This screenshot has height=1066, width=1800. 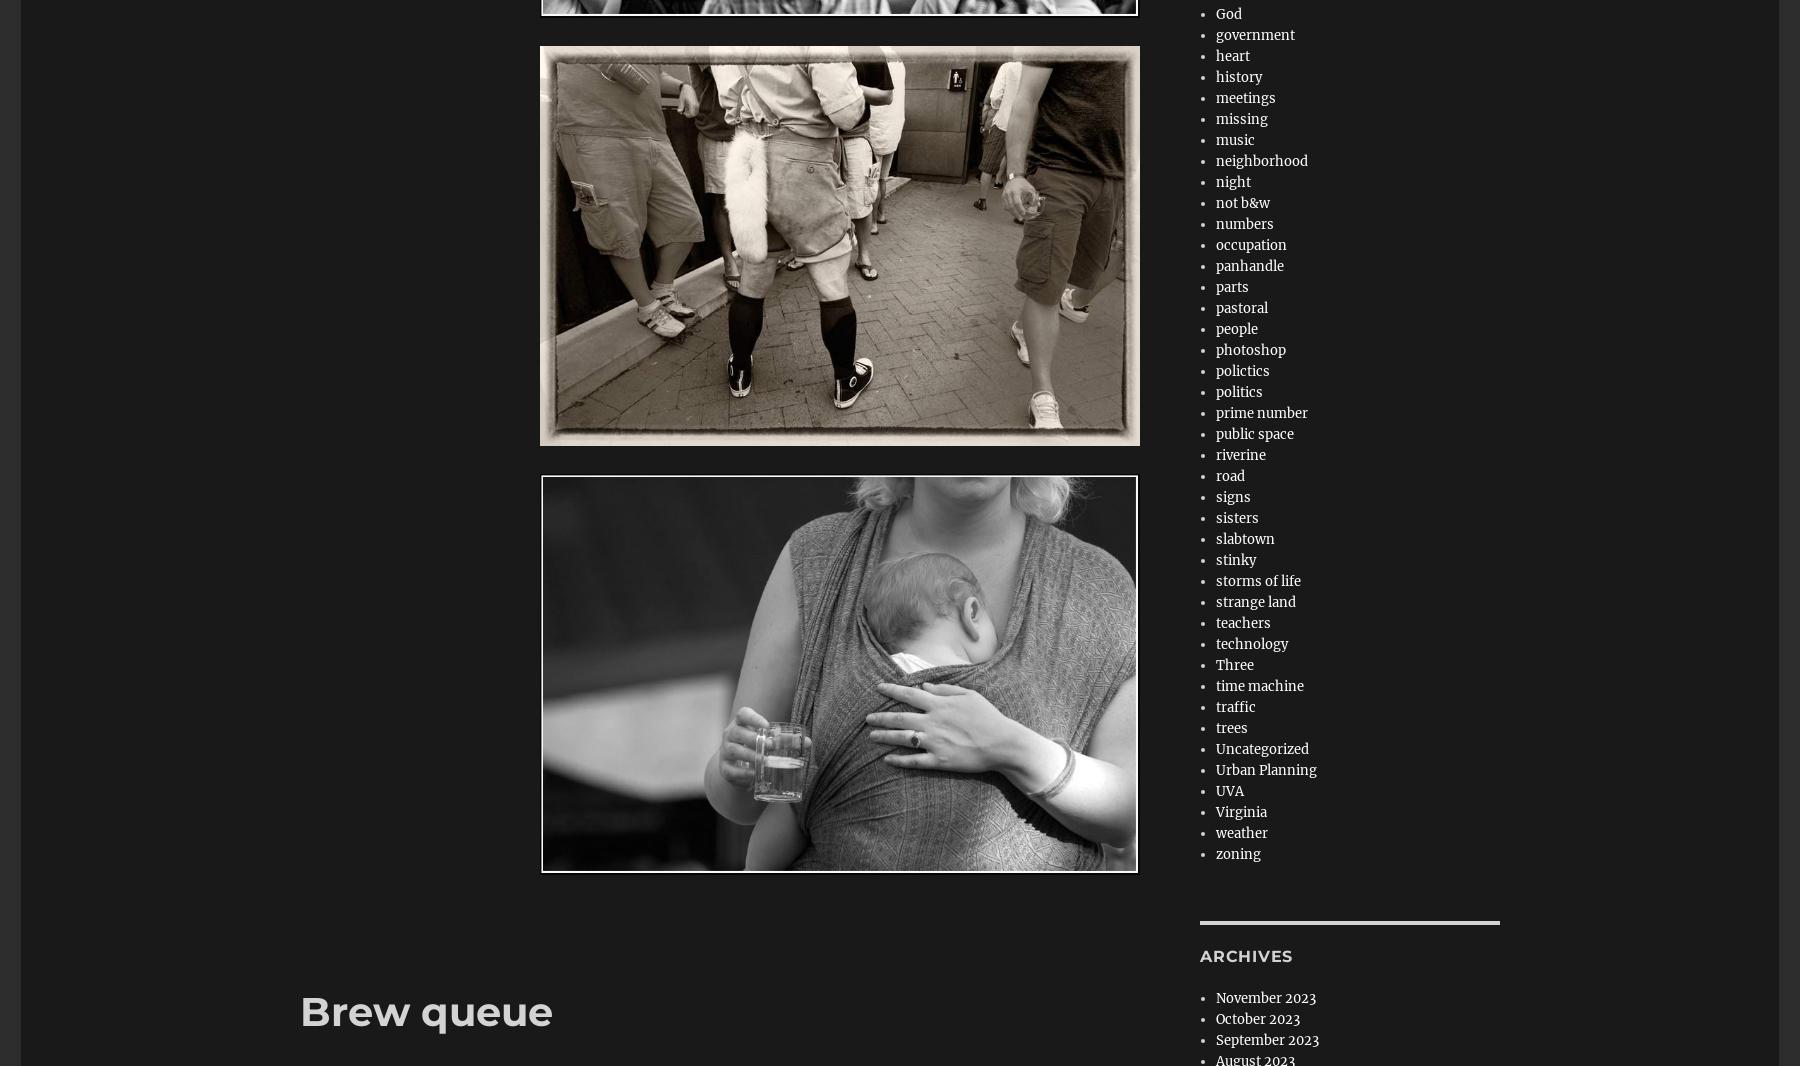 I want to click on 'November 2023', so click(x=1265, y=998).